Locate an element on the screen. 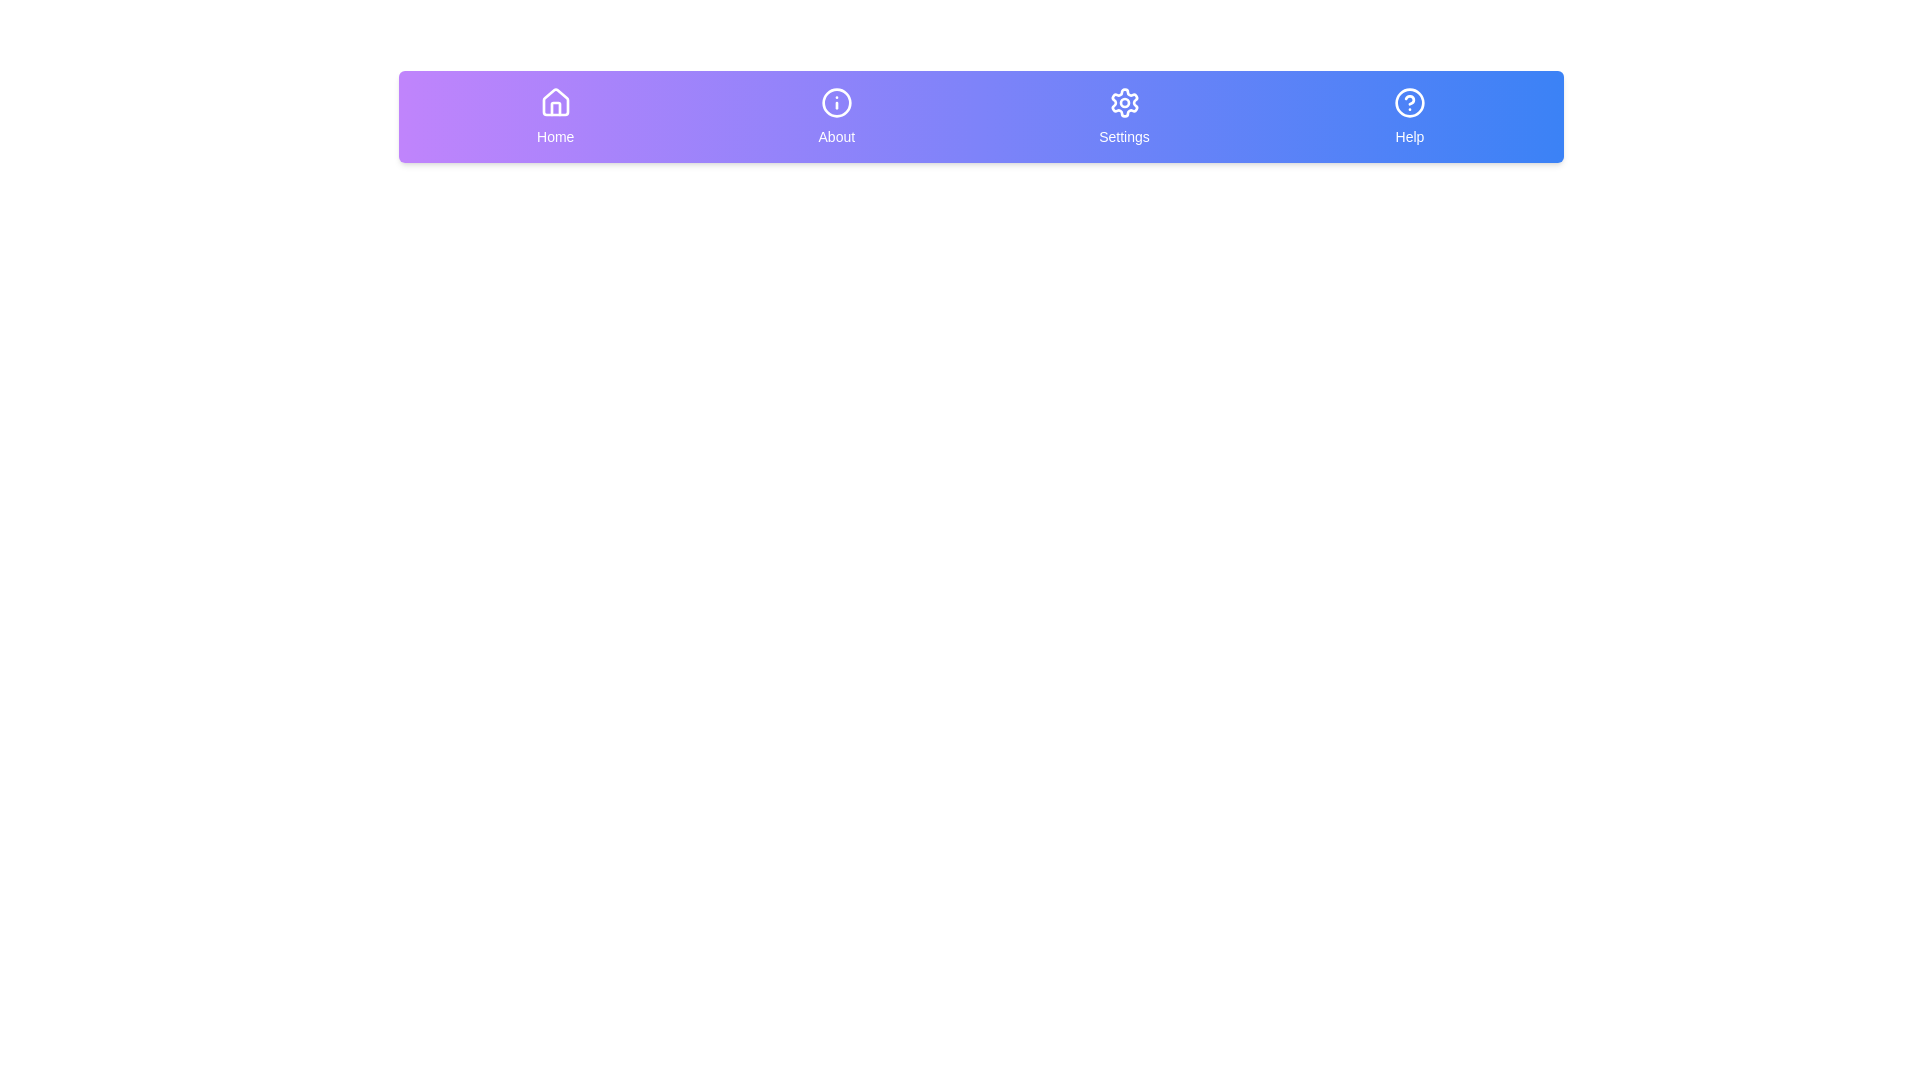  the descriptive text label located beneath the 'Help' icon in the rightmost section of the top interface bar is located at coordinates (1408, 136).